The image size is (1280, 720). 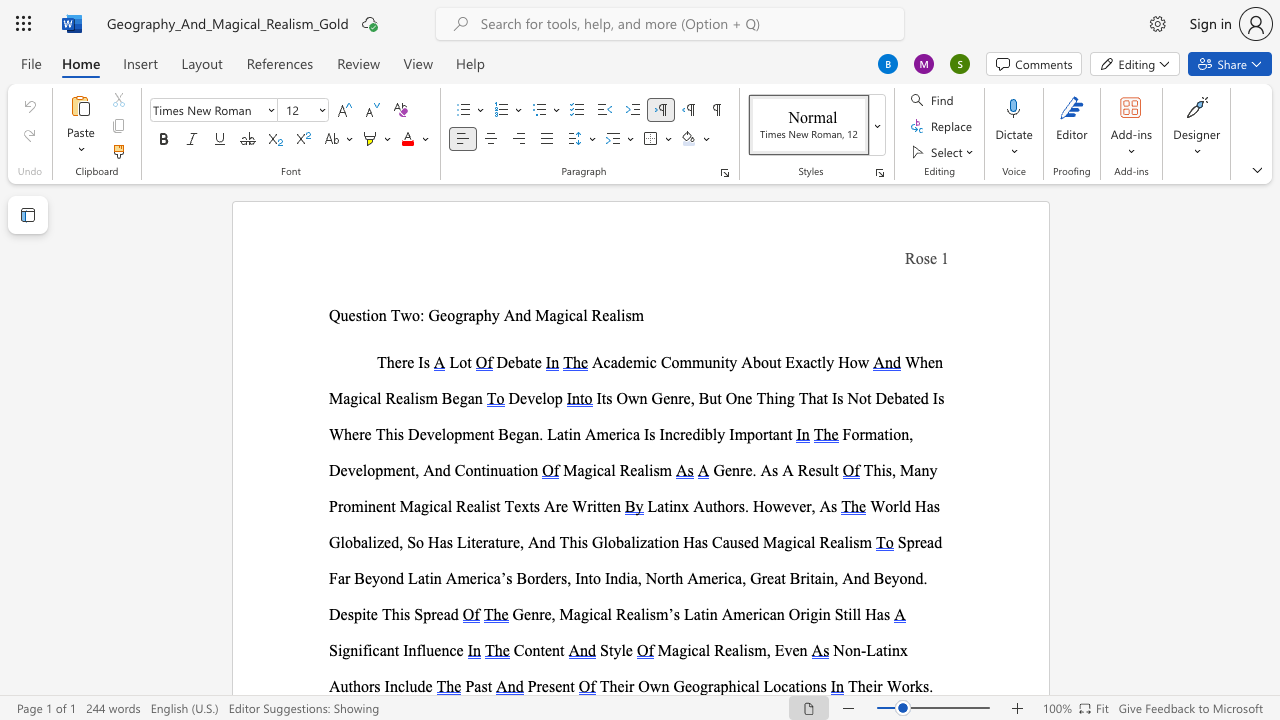 What do you see at coordinates (884, 650) in the screenshot?
I see `the 1th character "t" in the text` at bounding box center [884, 650].